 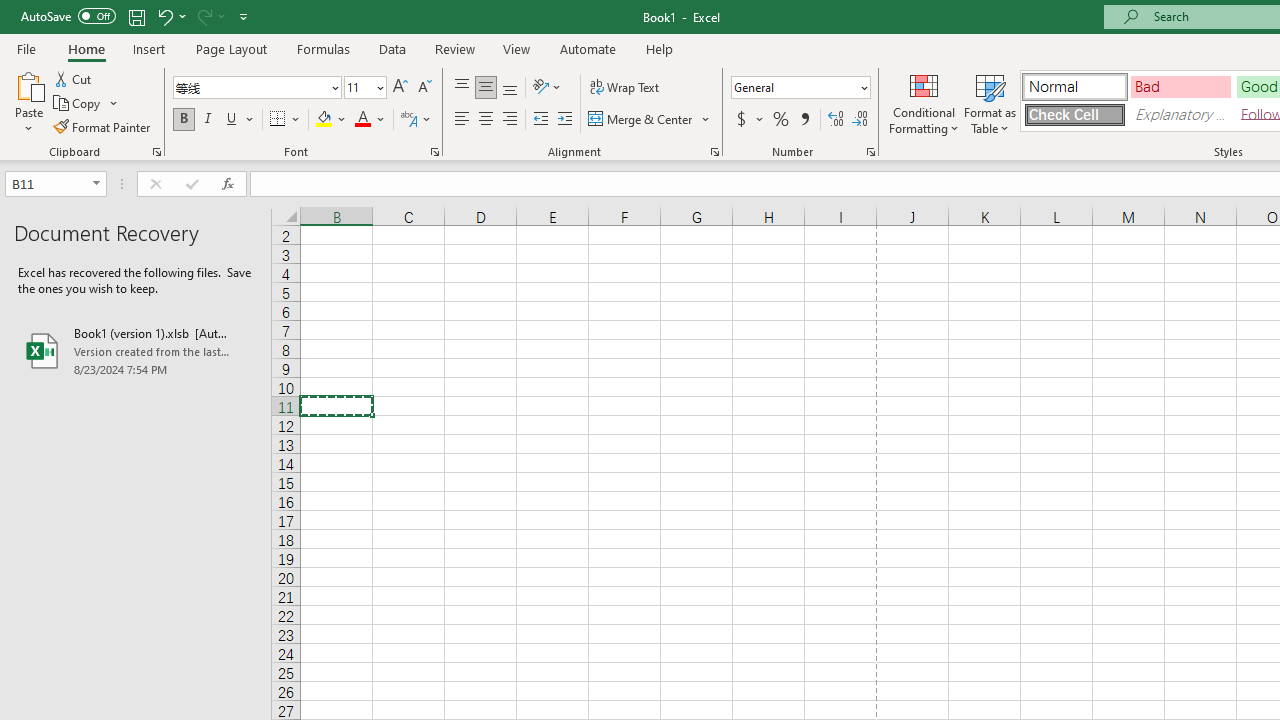 What do you see at coordinates (1180, 114) in the screenshot?
I see `'Explanatory Text'` at bounding box center [1180, 114].